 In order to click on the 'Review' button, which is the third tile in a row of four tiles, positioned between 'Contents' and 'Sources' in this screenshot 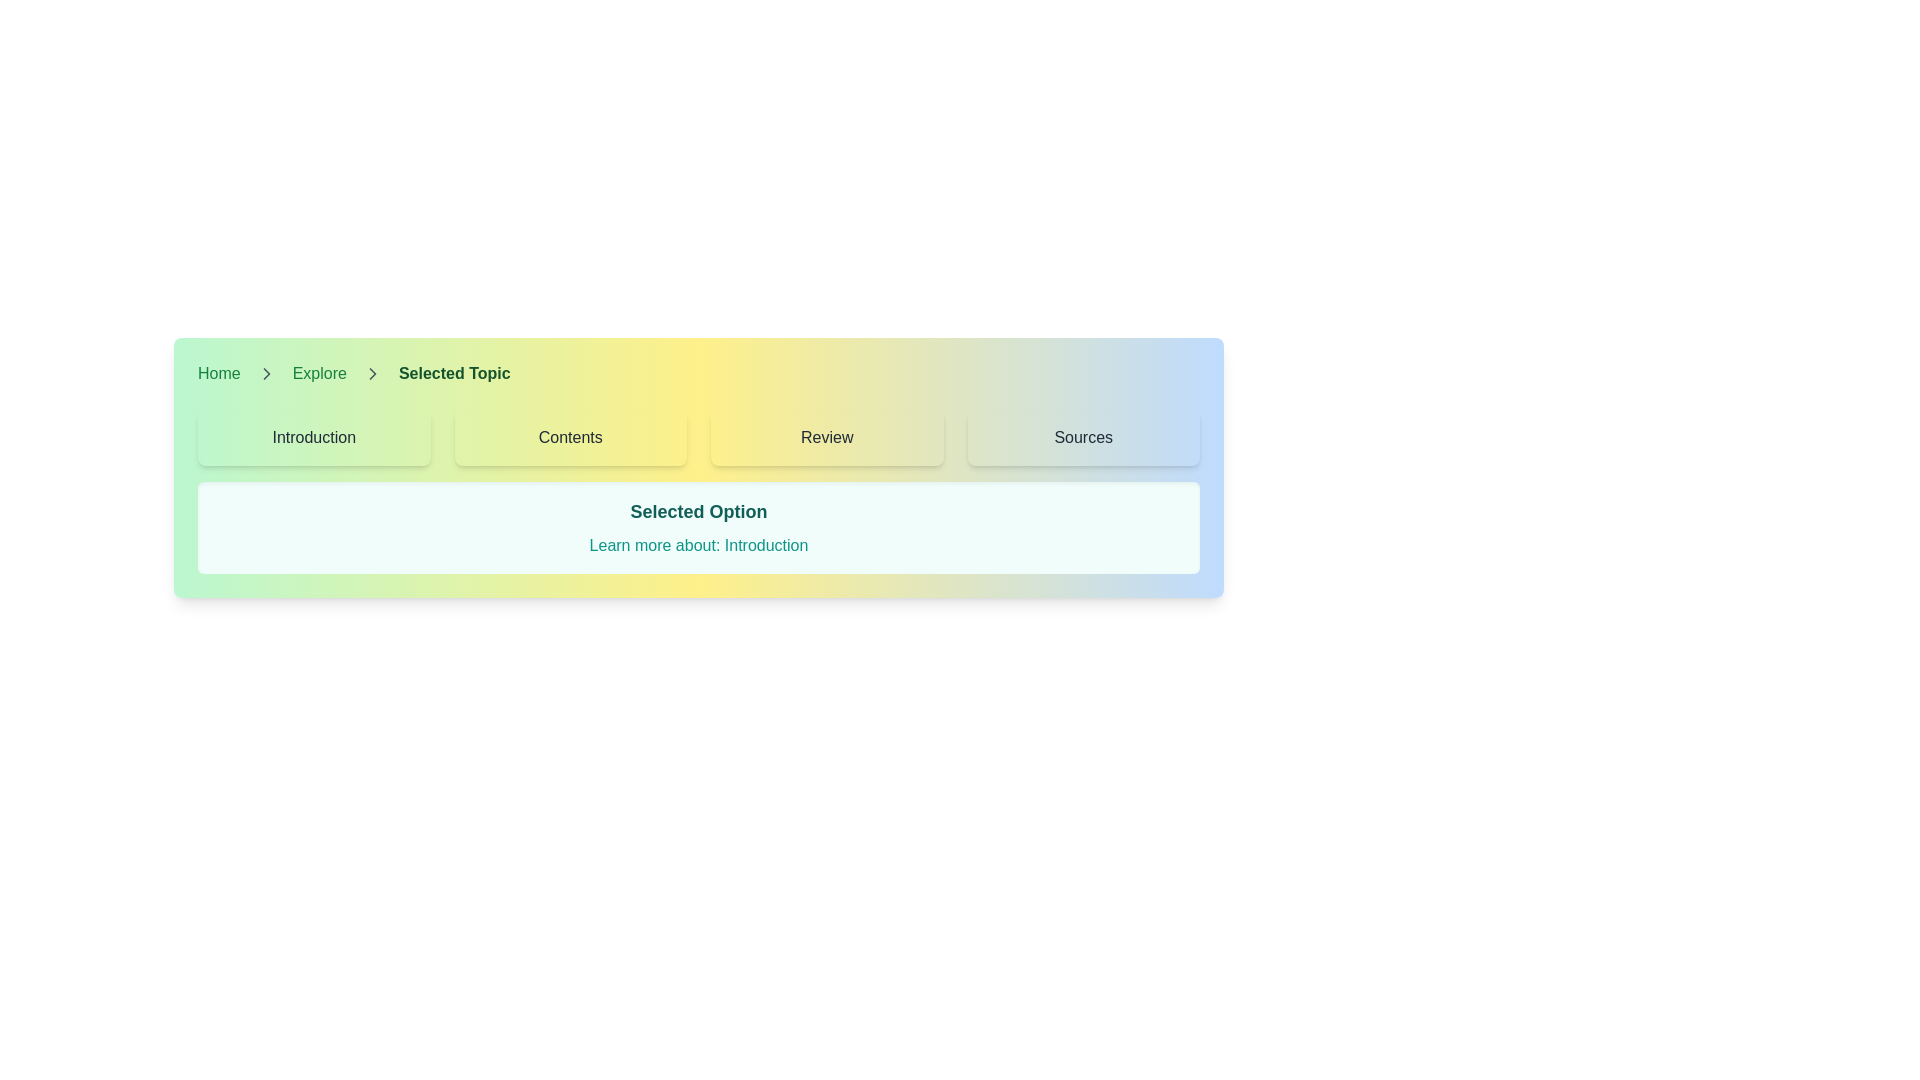, I will do `click(827, 437)`.